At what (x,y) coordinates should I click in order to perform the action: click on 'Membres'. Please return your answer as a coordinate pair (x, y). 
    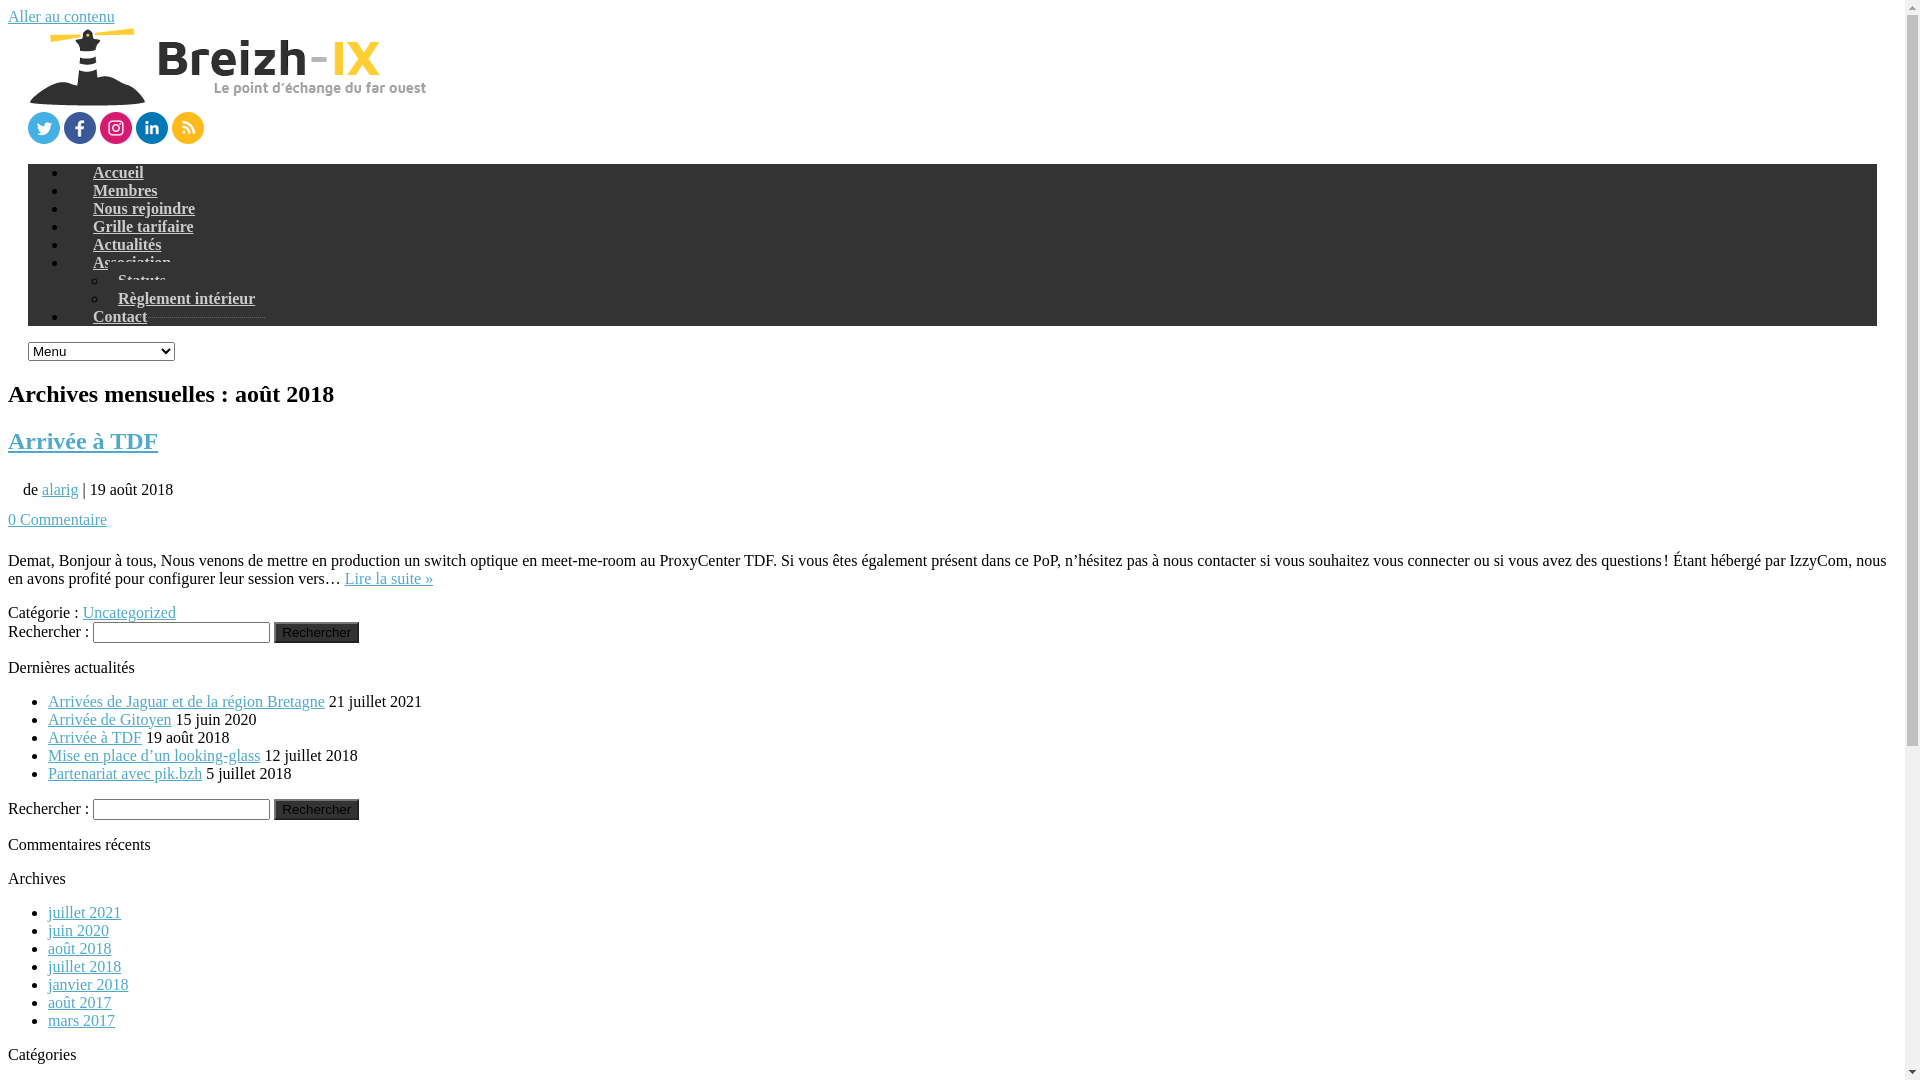
    Looking at the image, I should click on (124, 190).